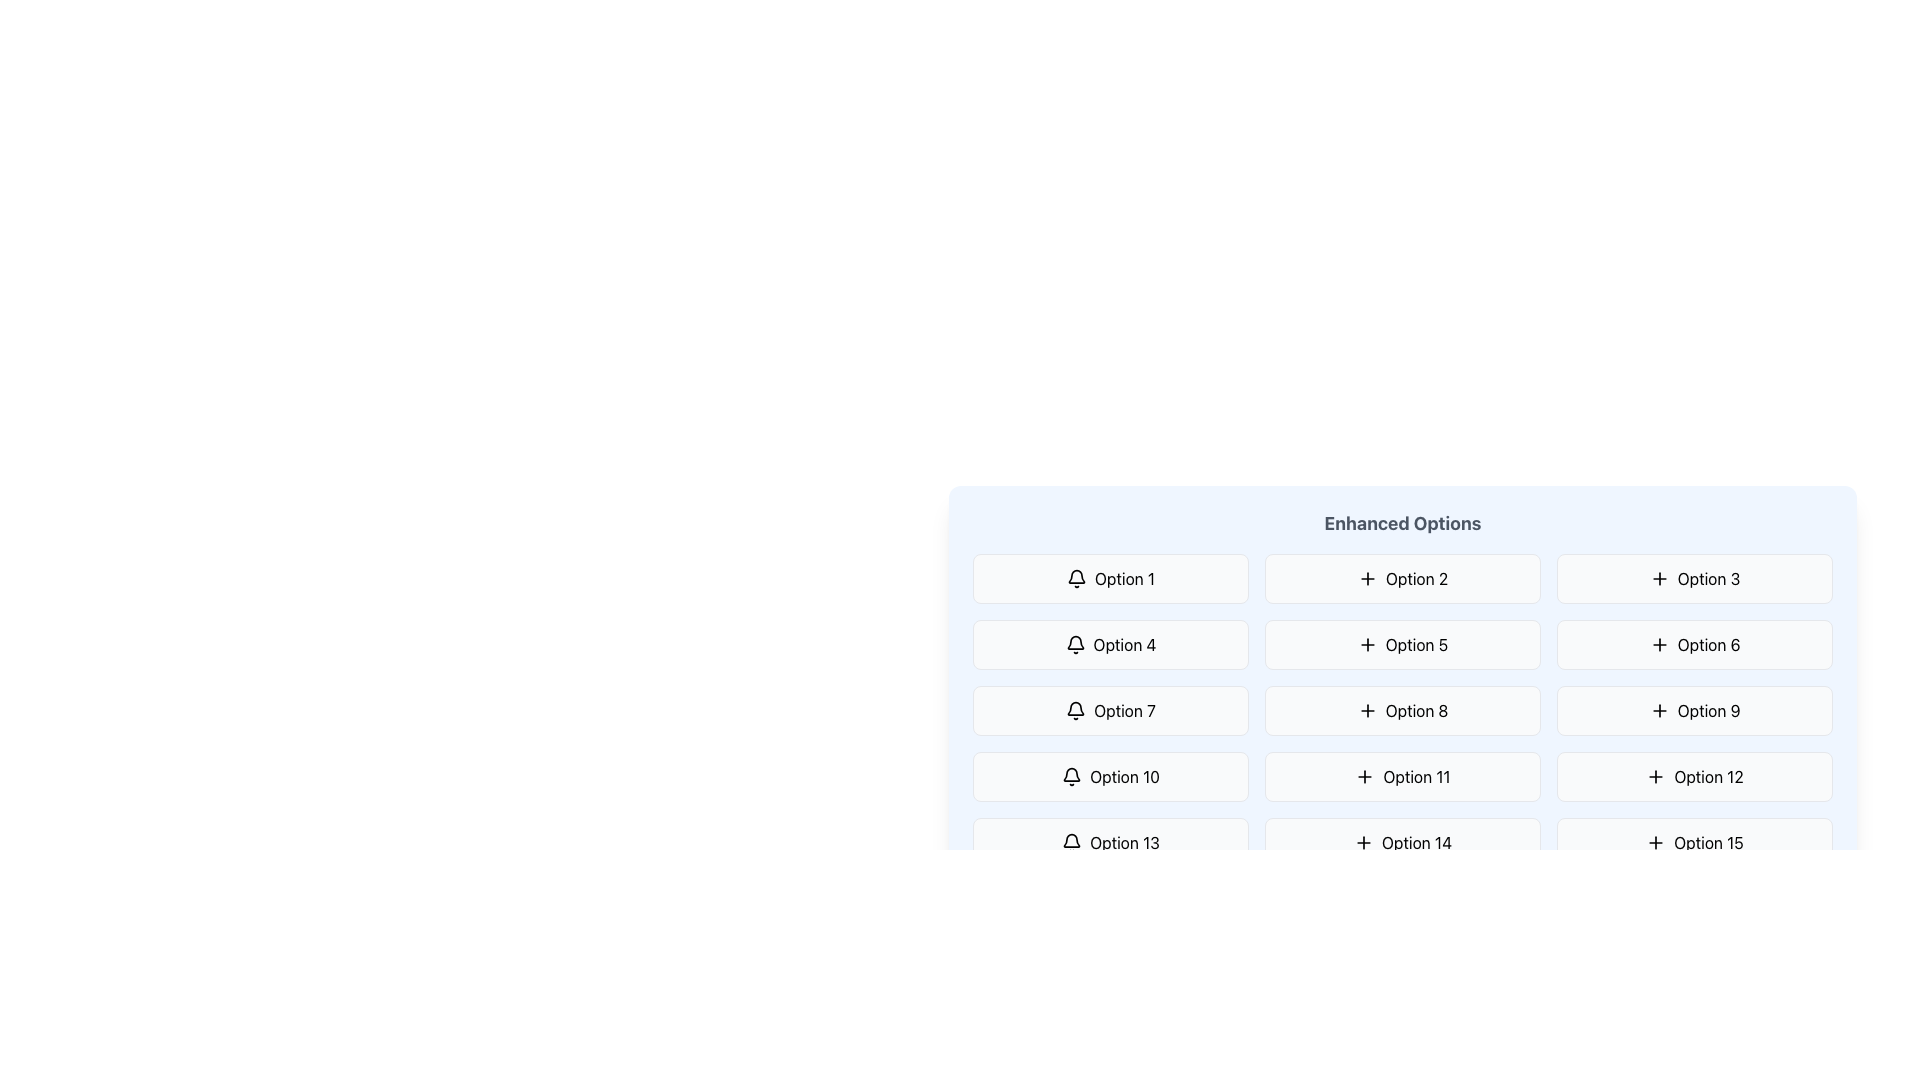  Describe the element at coordinates (1071, 843) in the screenshot. I see `the bell icon embedded in the button labeled 'Option 13', located in the bottom-left corner of the 'Enhanced Options' grid` at that location.